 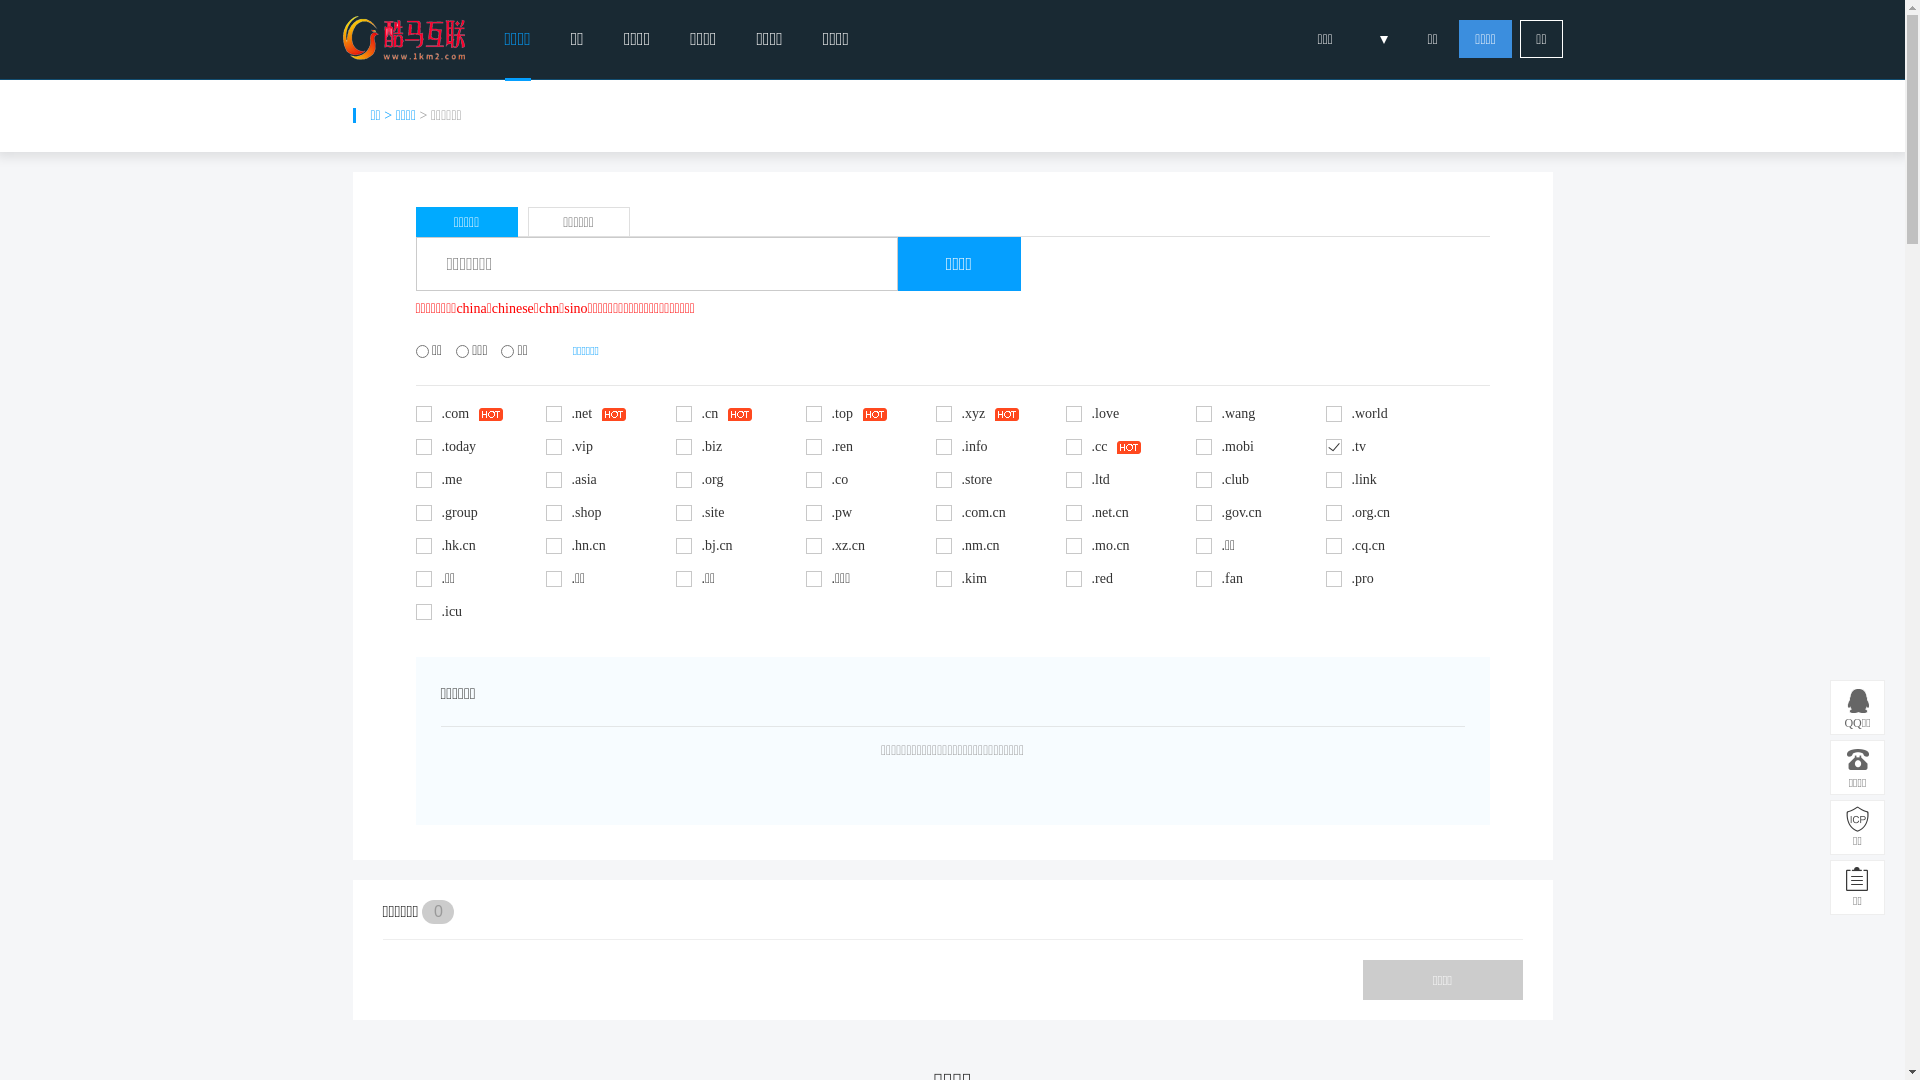 What do you see at coordinates (421, 911) in the screenshot?
I see `'0'` at bounding box center [421, 911].